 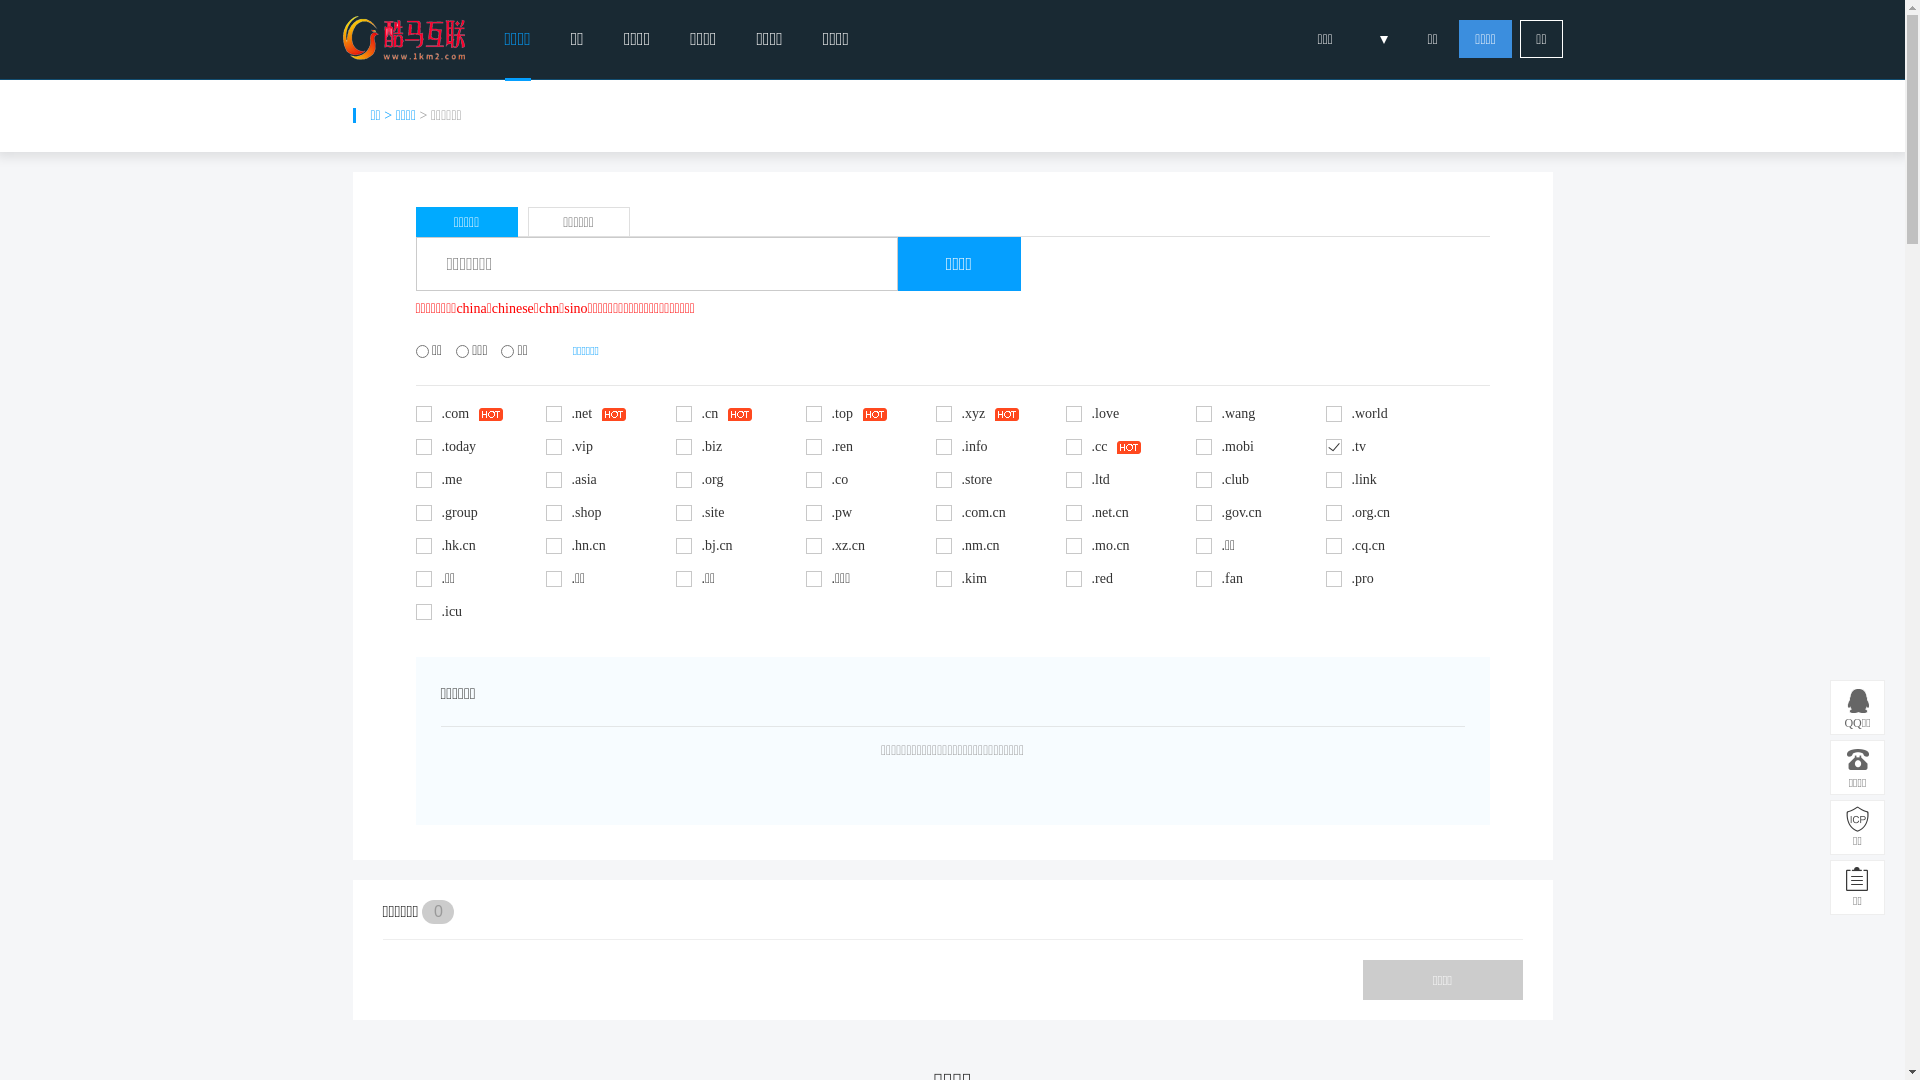 What do you see at coordinates (421, 911) in the screenshot?
I see `'0'` at bounding box center [421, 911].